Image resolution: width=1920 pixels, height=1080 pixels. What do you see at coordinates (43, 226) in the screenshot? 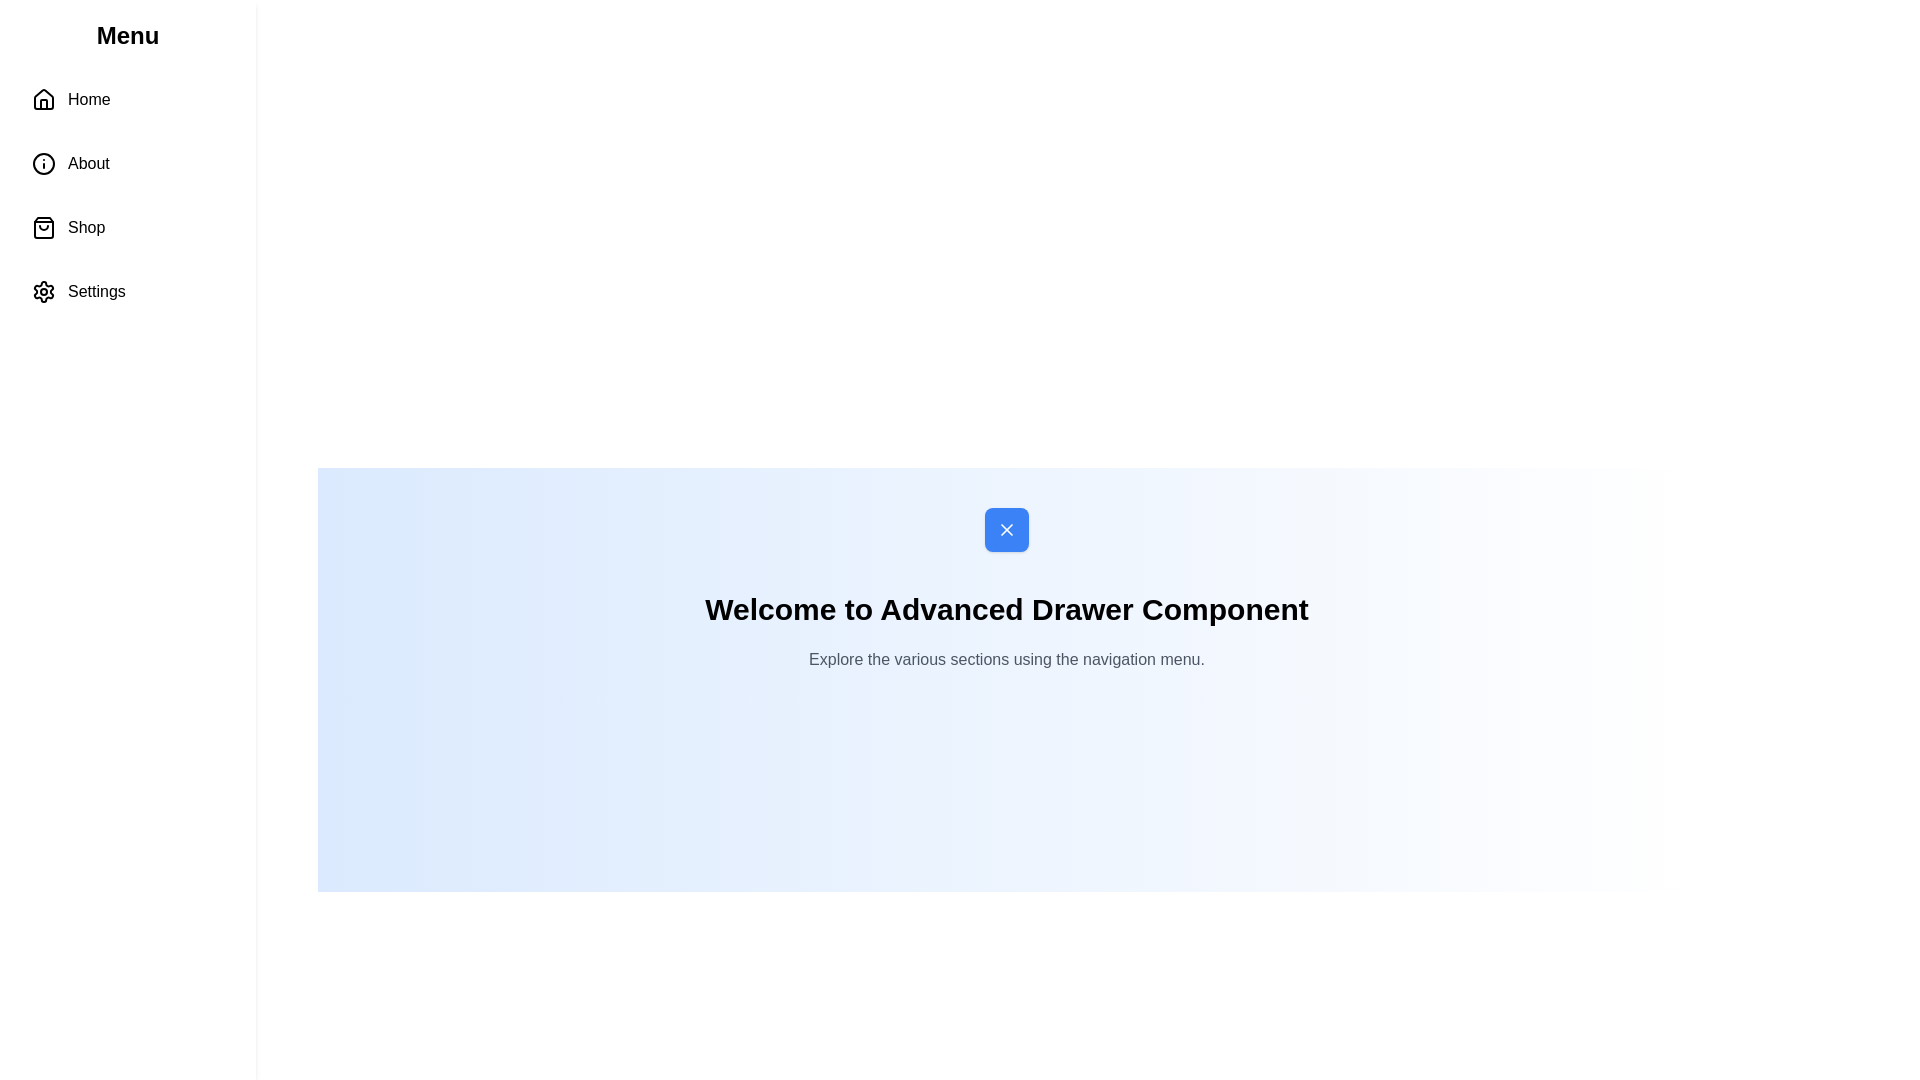
I see `the 'Shop' icon in the vertical navigation menu` at bounding box center [43, 226].